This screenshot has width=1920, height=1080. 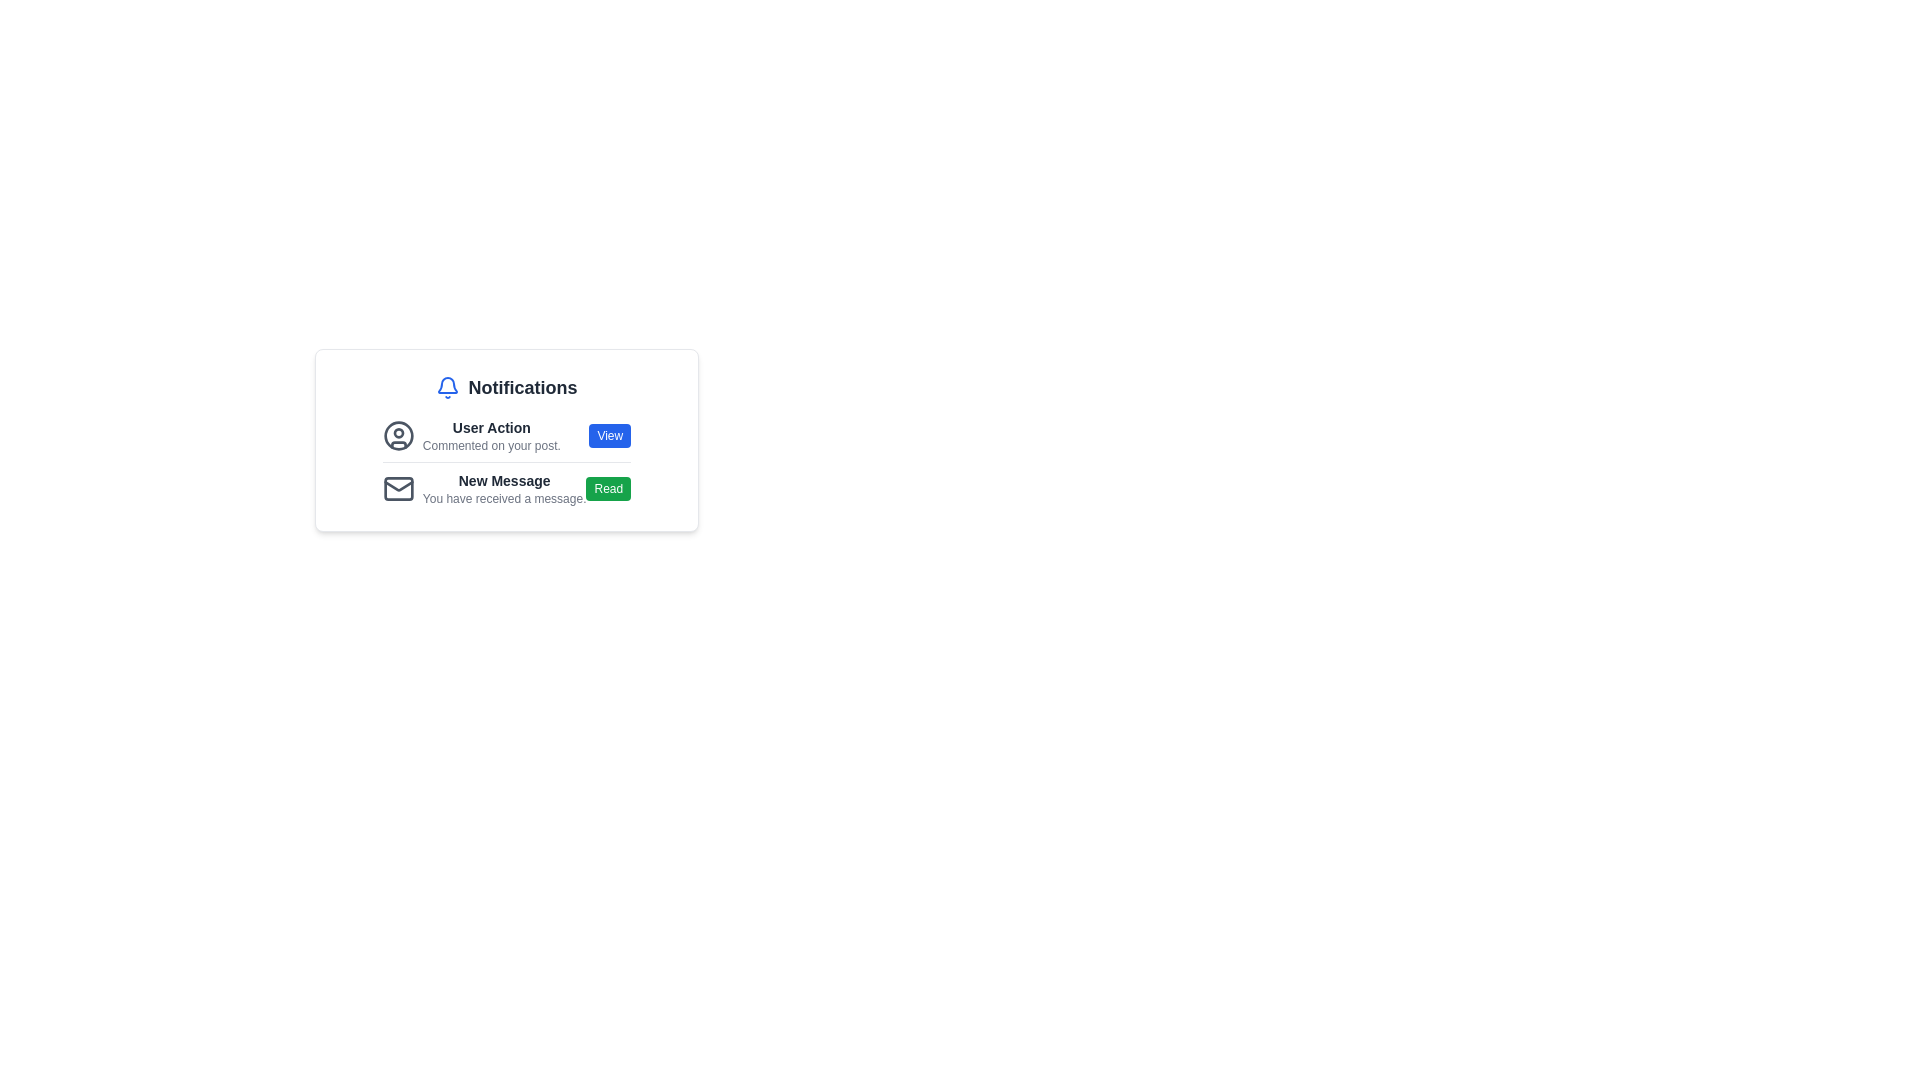 I want to click on the user avatar icon, which is a circular icon with a gray outline and a minimalistic design, located at the top-left corner of the 'User Action' notification card, so click(x=398, y=434).